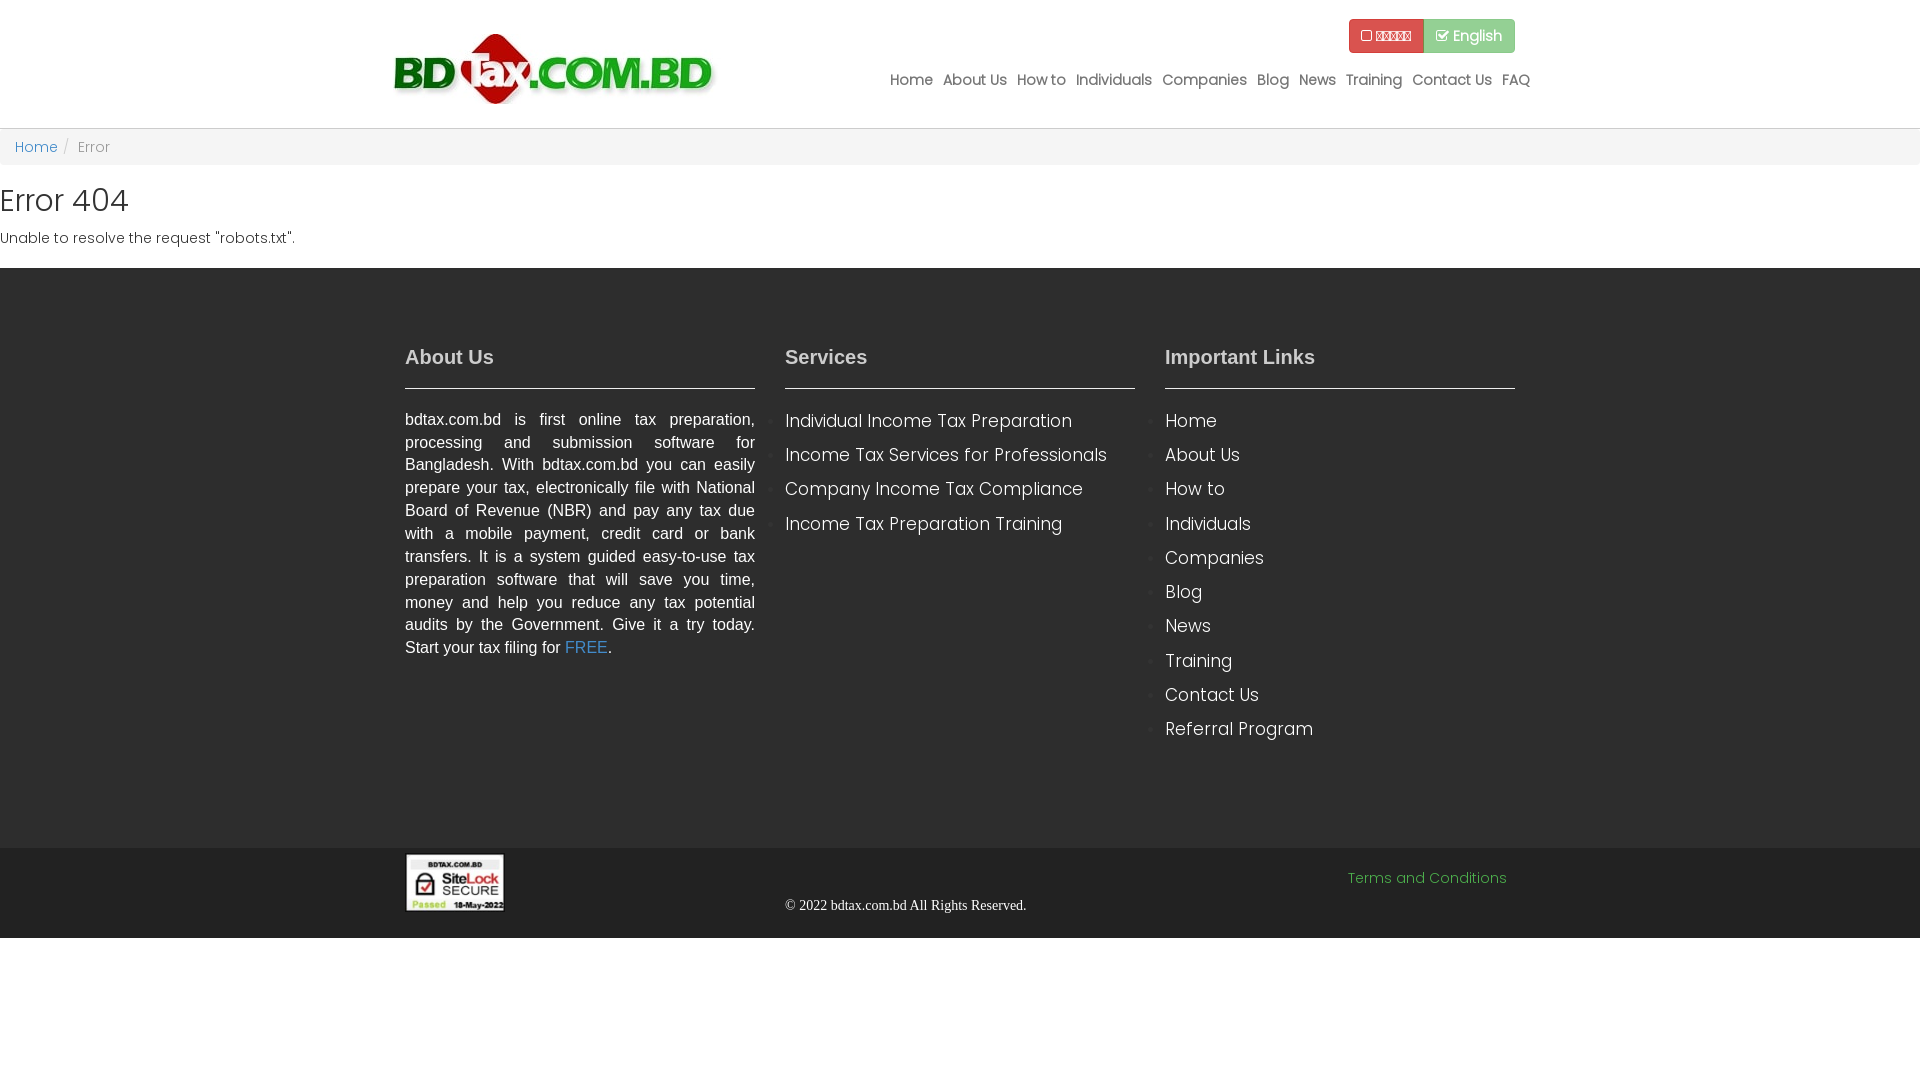  Describe the element at coordinates (36, 145) in the screenshot. I see `'Home'` at that location.